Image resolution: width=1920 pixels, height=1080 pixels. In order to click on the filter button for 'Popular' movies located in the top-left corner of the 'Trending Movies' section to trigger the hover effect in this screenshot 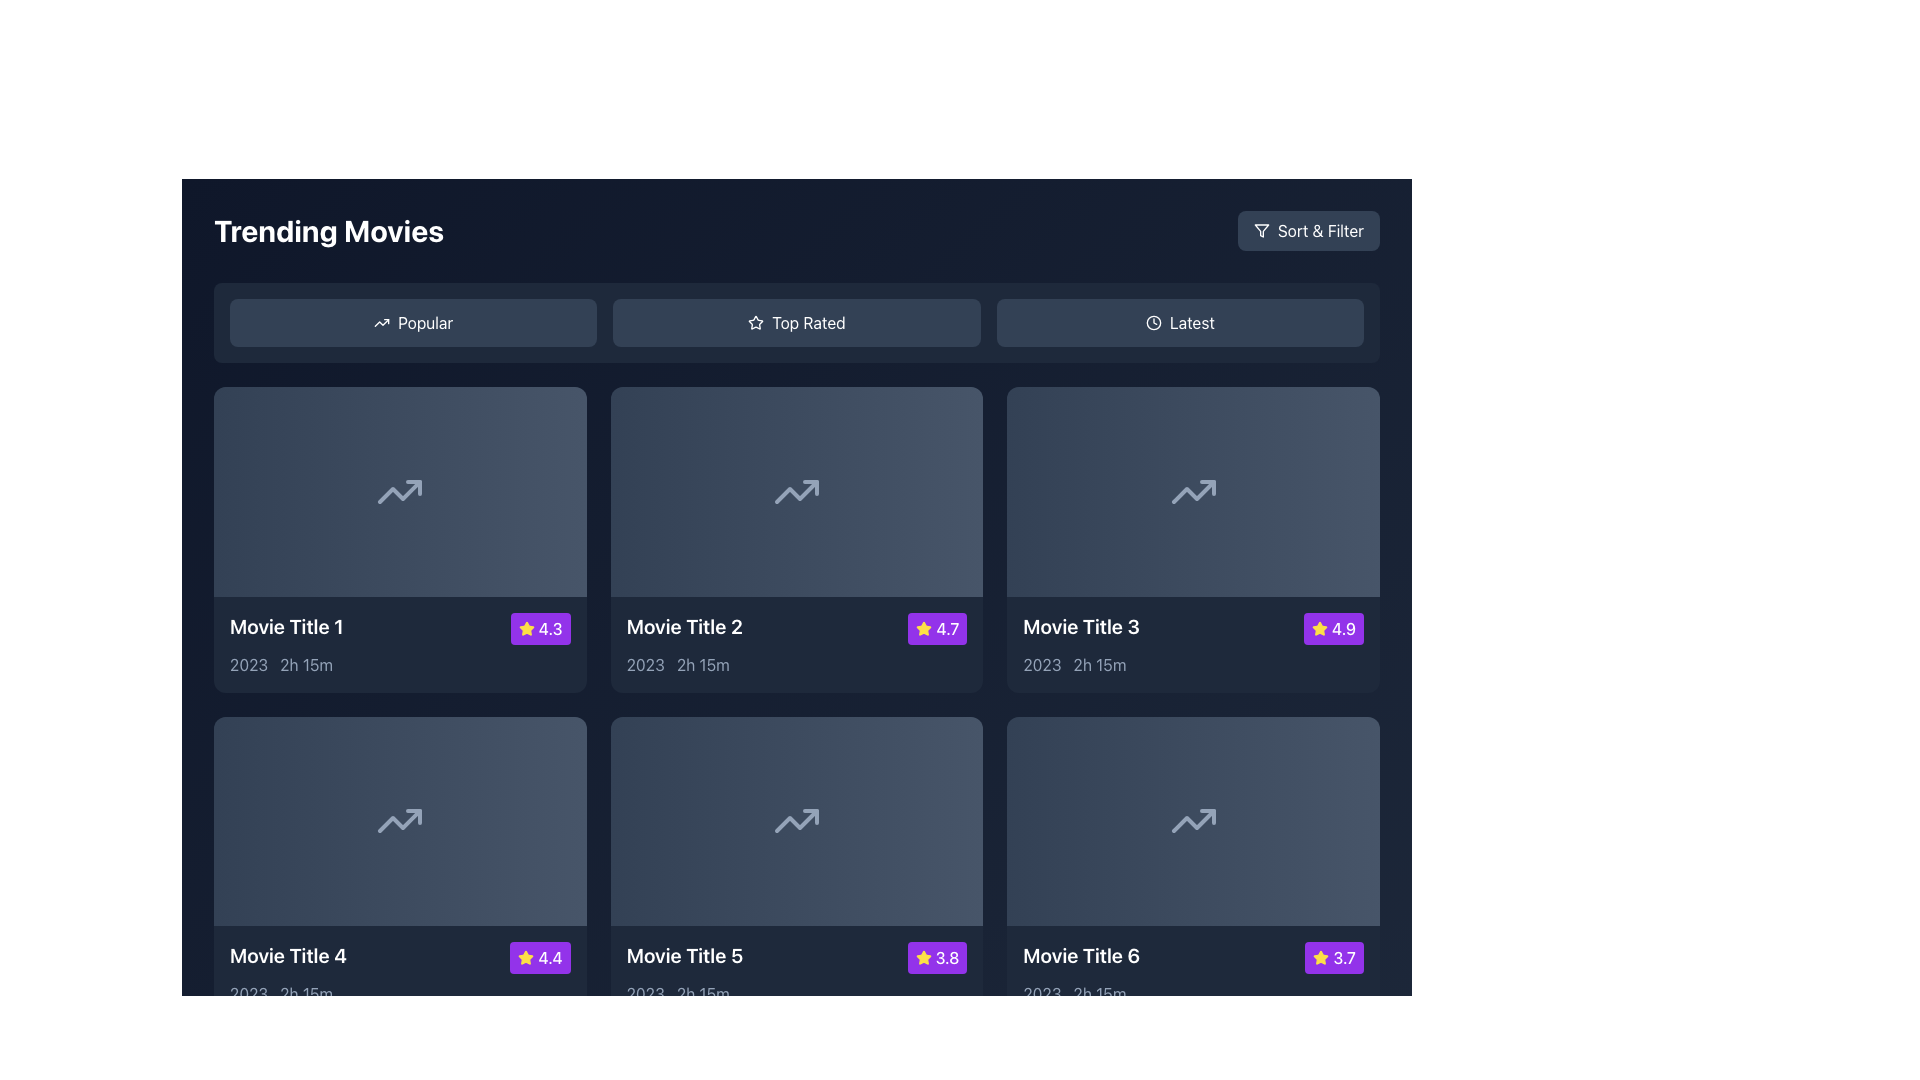, I will do `click(412, 322)`.